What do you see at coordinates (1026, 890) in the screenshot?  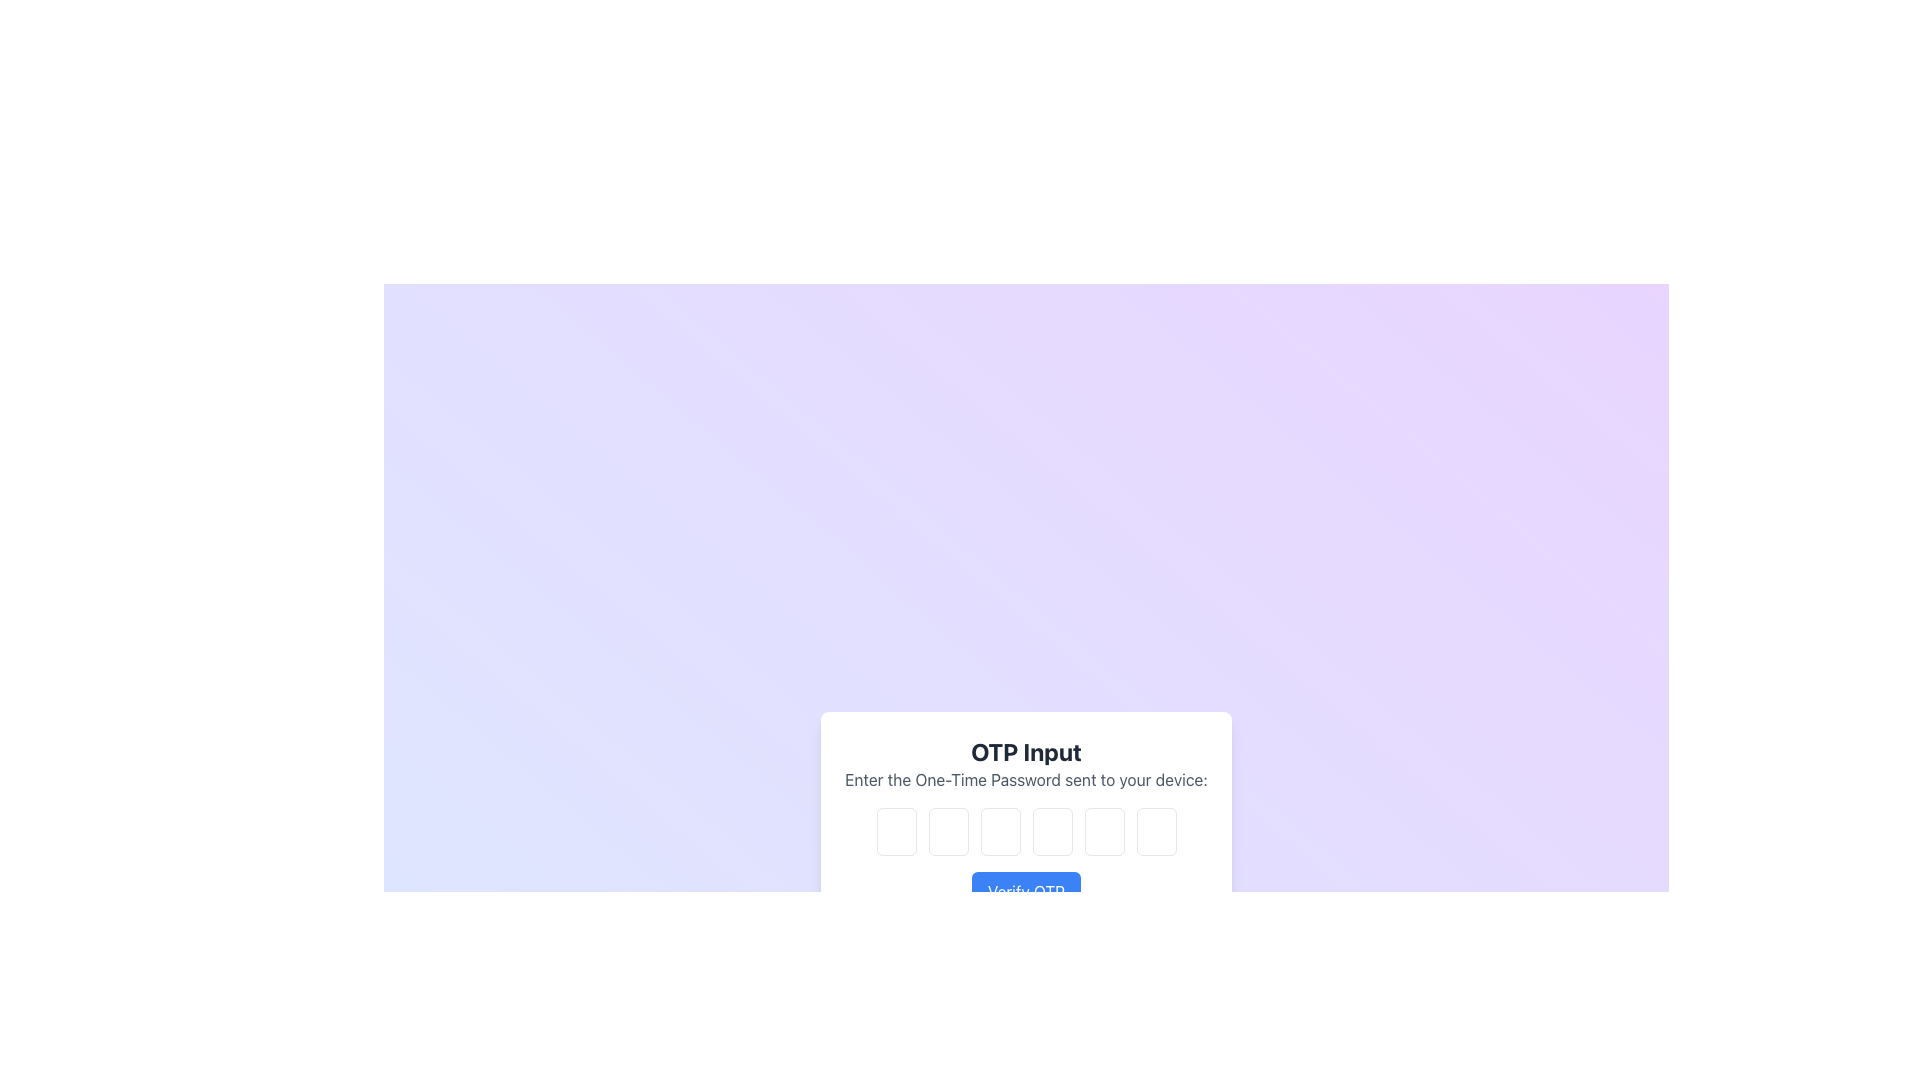 I see `the 'Verify OTP' button with a blue background and white text, located at the bottom of the OTP input form card` at bounding box center [1026, 890].